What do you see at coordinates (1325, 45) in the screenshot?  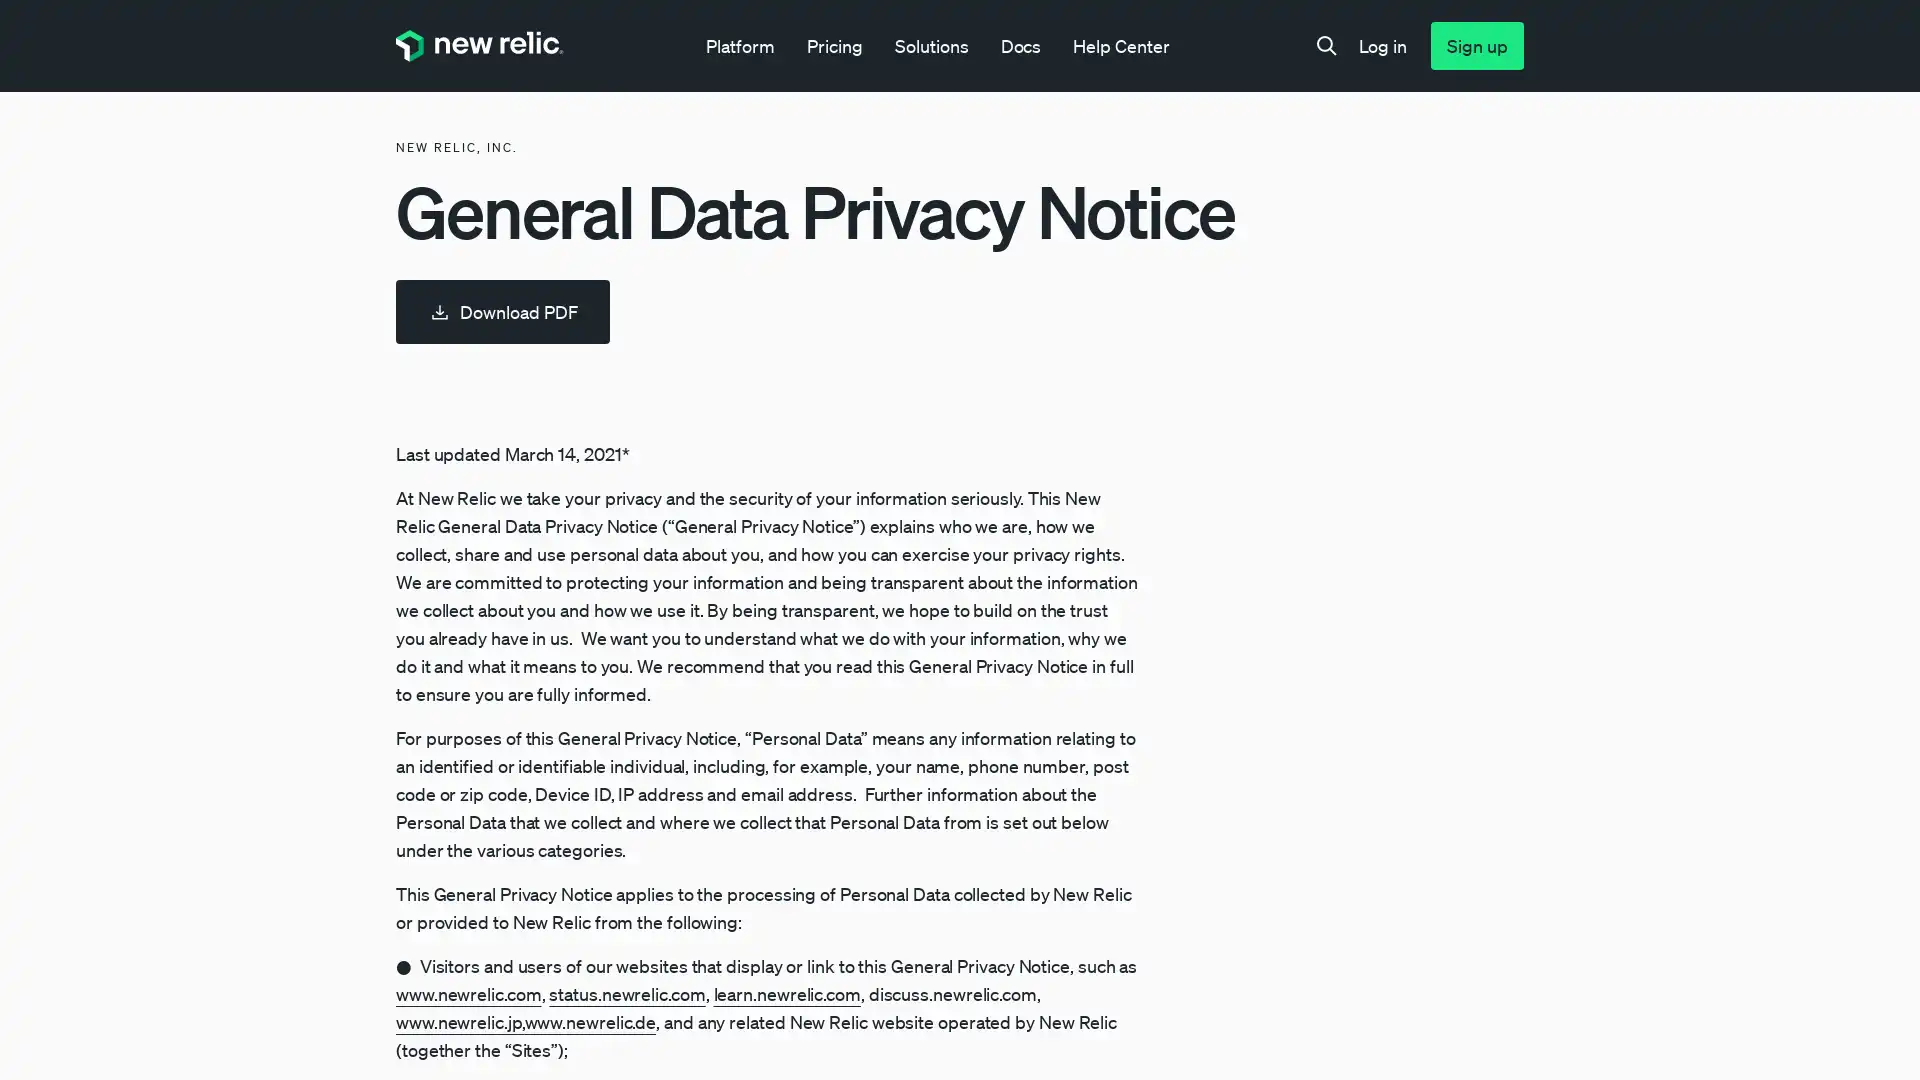 I see `Search toggle` at bounding box center [1325, 45].